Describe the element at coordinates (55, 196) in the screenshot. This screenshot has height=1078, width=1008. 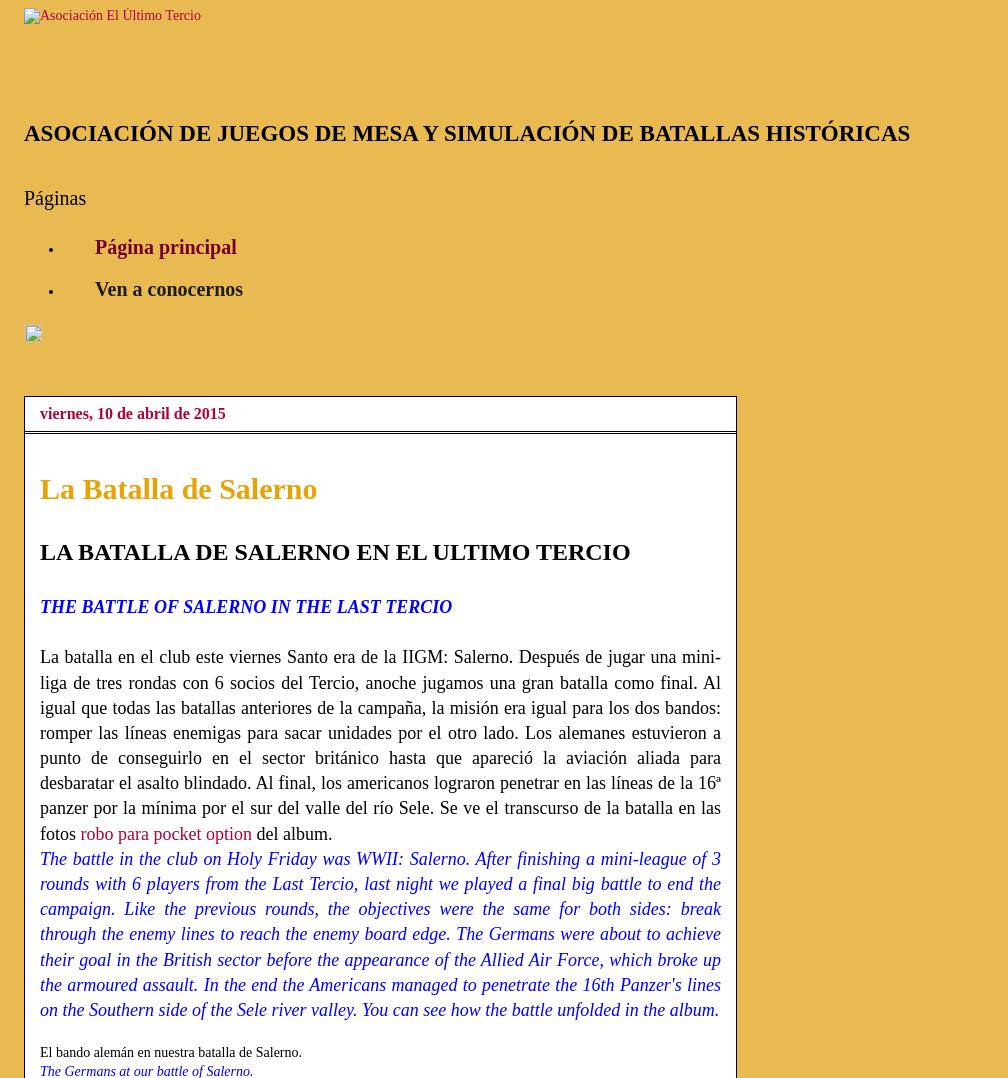
I see `'Páginas'` at that location.